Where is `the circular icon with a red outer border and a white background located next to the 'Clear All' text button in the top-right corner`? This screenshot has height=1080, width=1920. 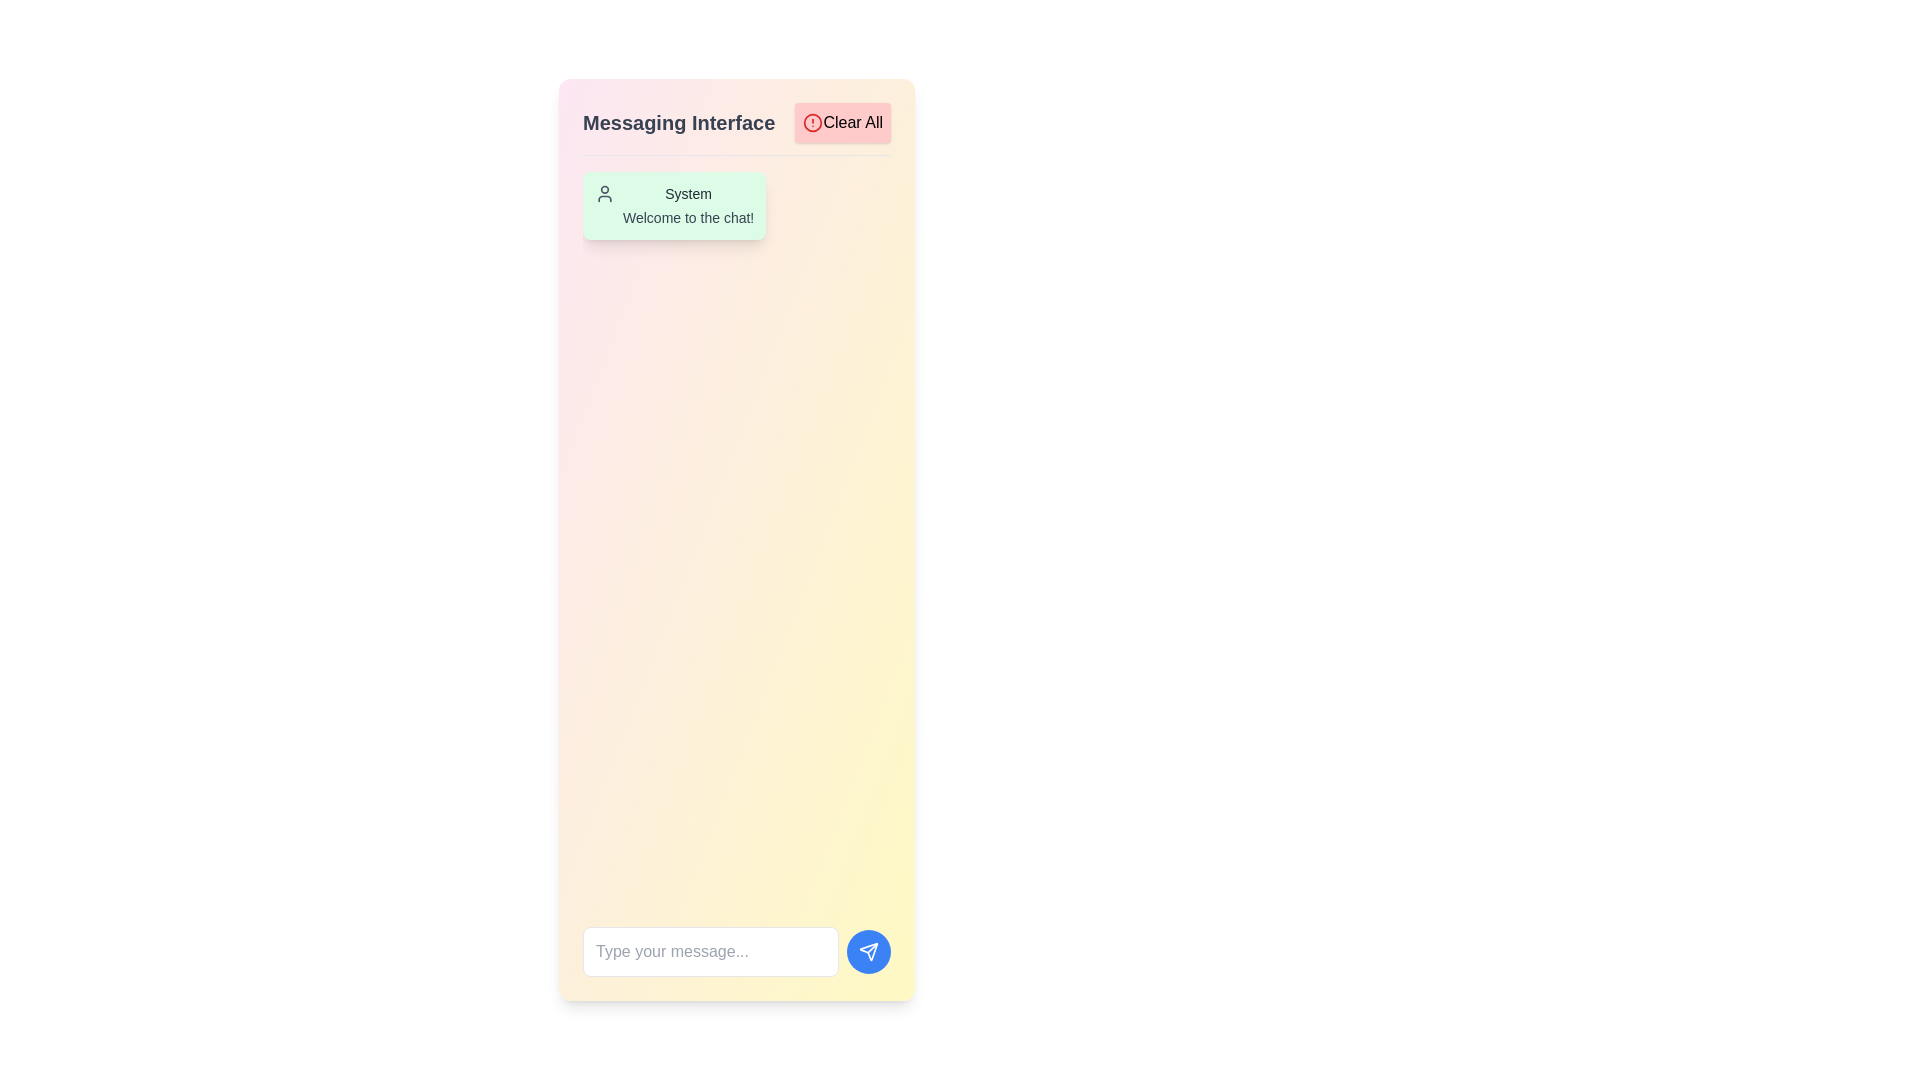
the circular icon with a red outer border and a white background located next to the 'Clear All' text button in the top-right corner is located at coordinates (813, 123).